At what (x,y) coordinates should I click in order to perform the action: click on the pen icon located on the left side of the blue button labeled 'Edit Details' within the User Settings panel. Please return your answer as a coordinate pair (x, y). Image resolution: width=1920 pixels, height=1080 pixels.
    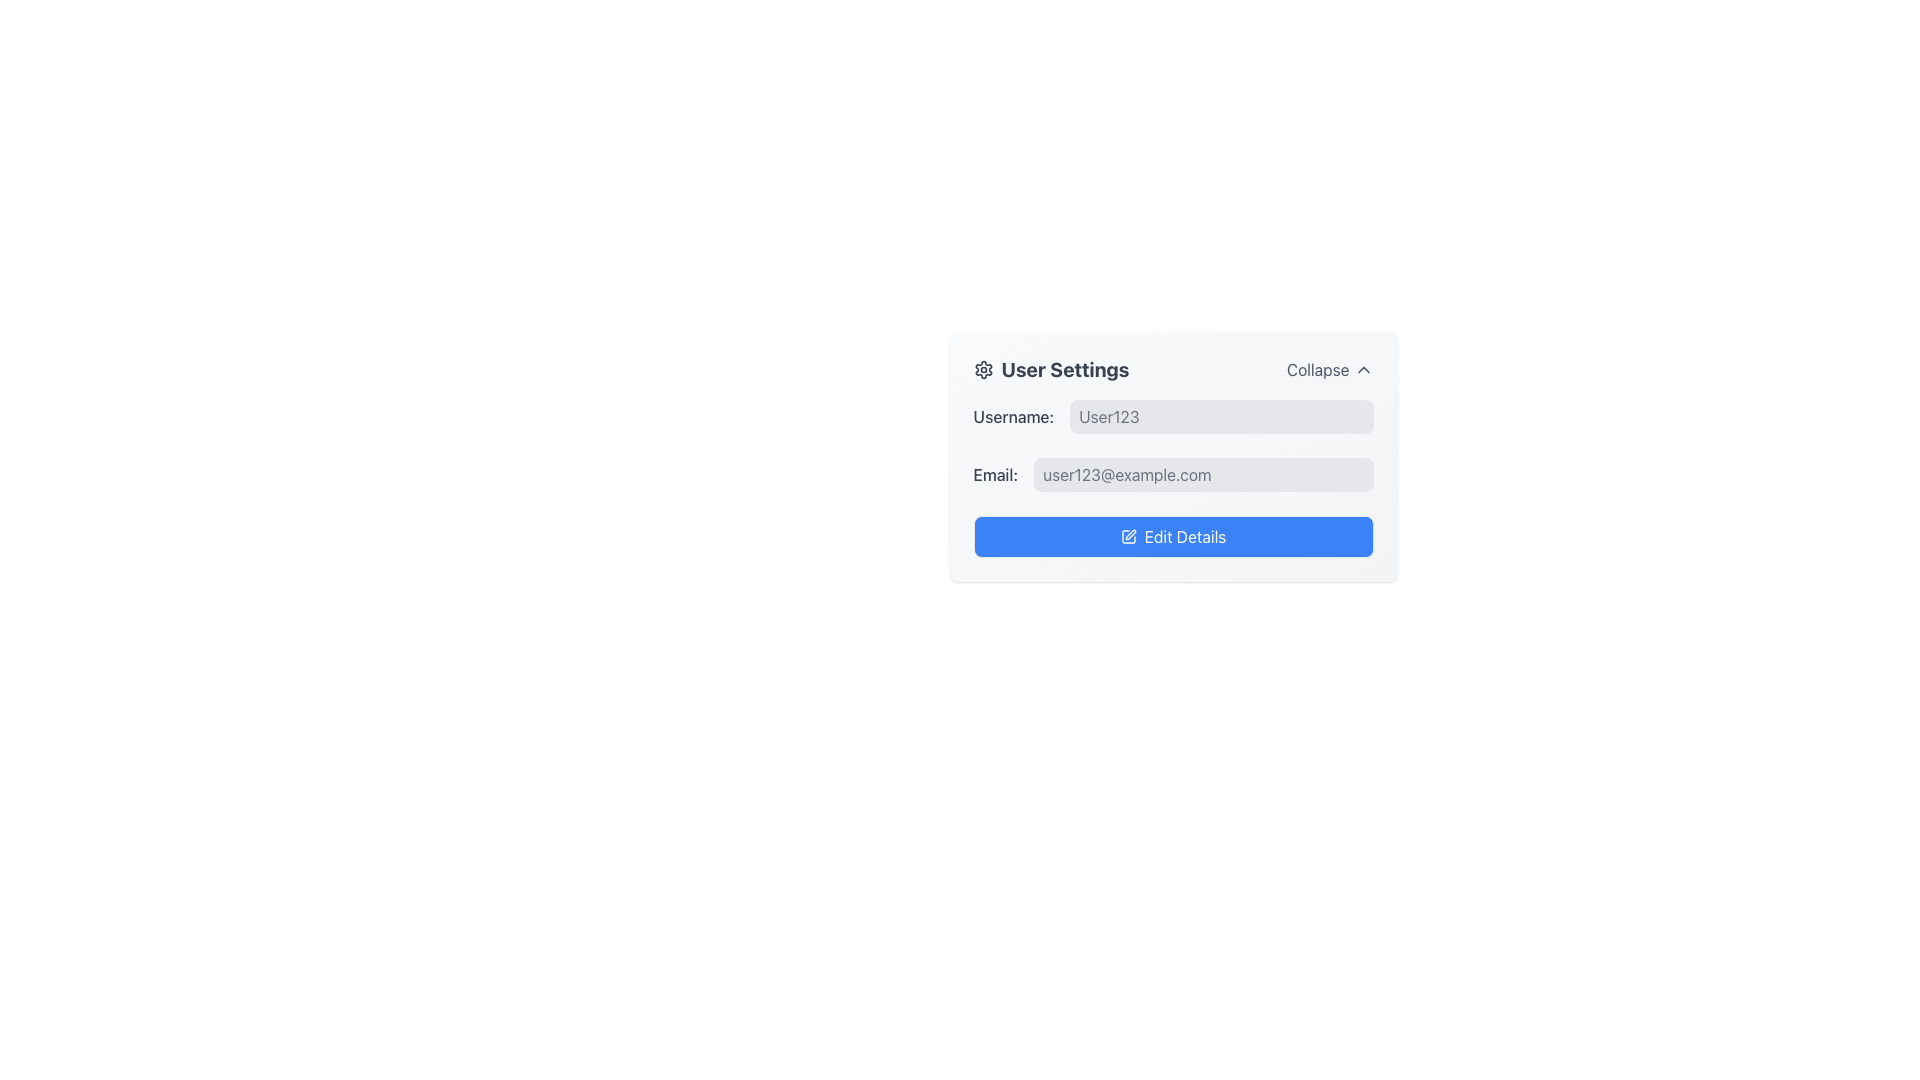
    Looking at the image, I should click on (1128, 535).